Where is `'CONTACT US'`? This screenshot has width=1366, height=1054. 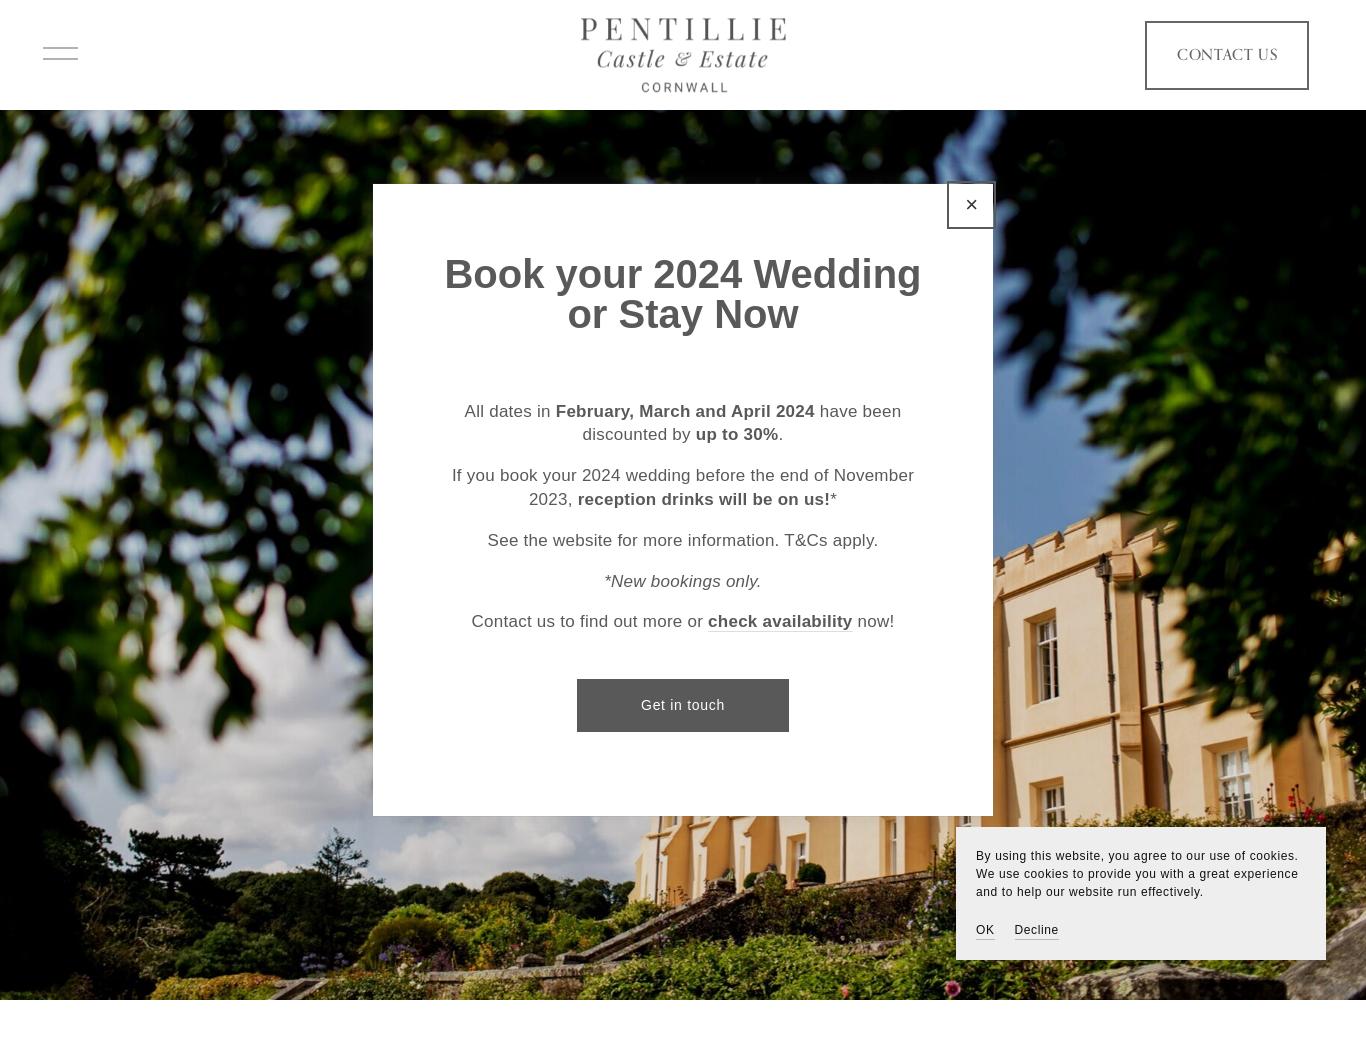 'CONTACT US' is located at coordinates (1209, 61).